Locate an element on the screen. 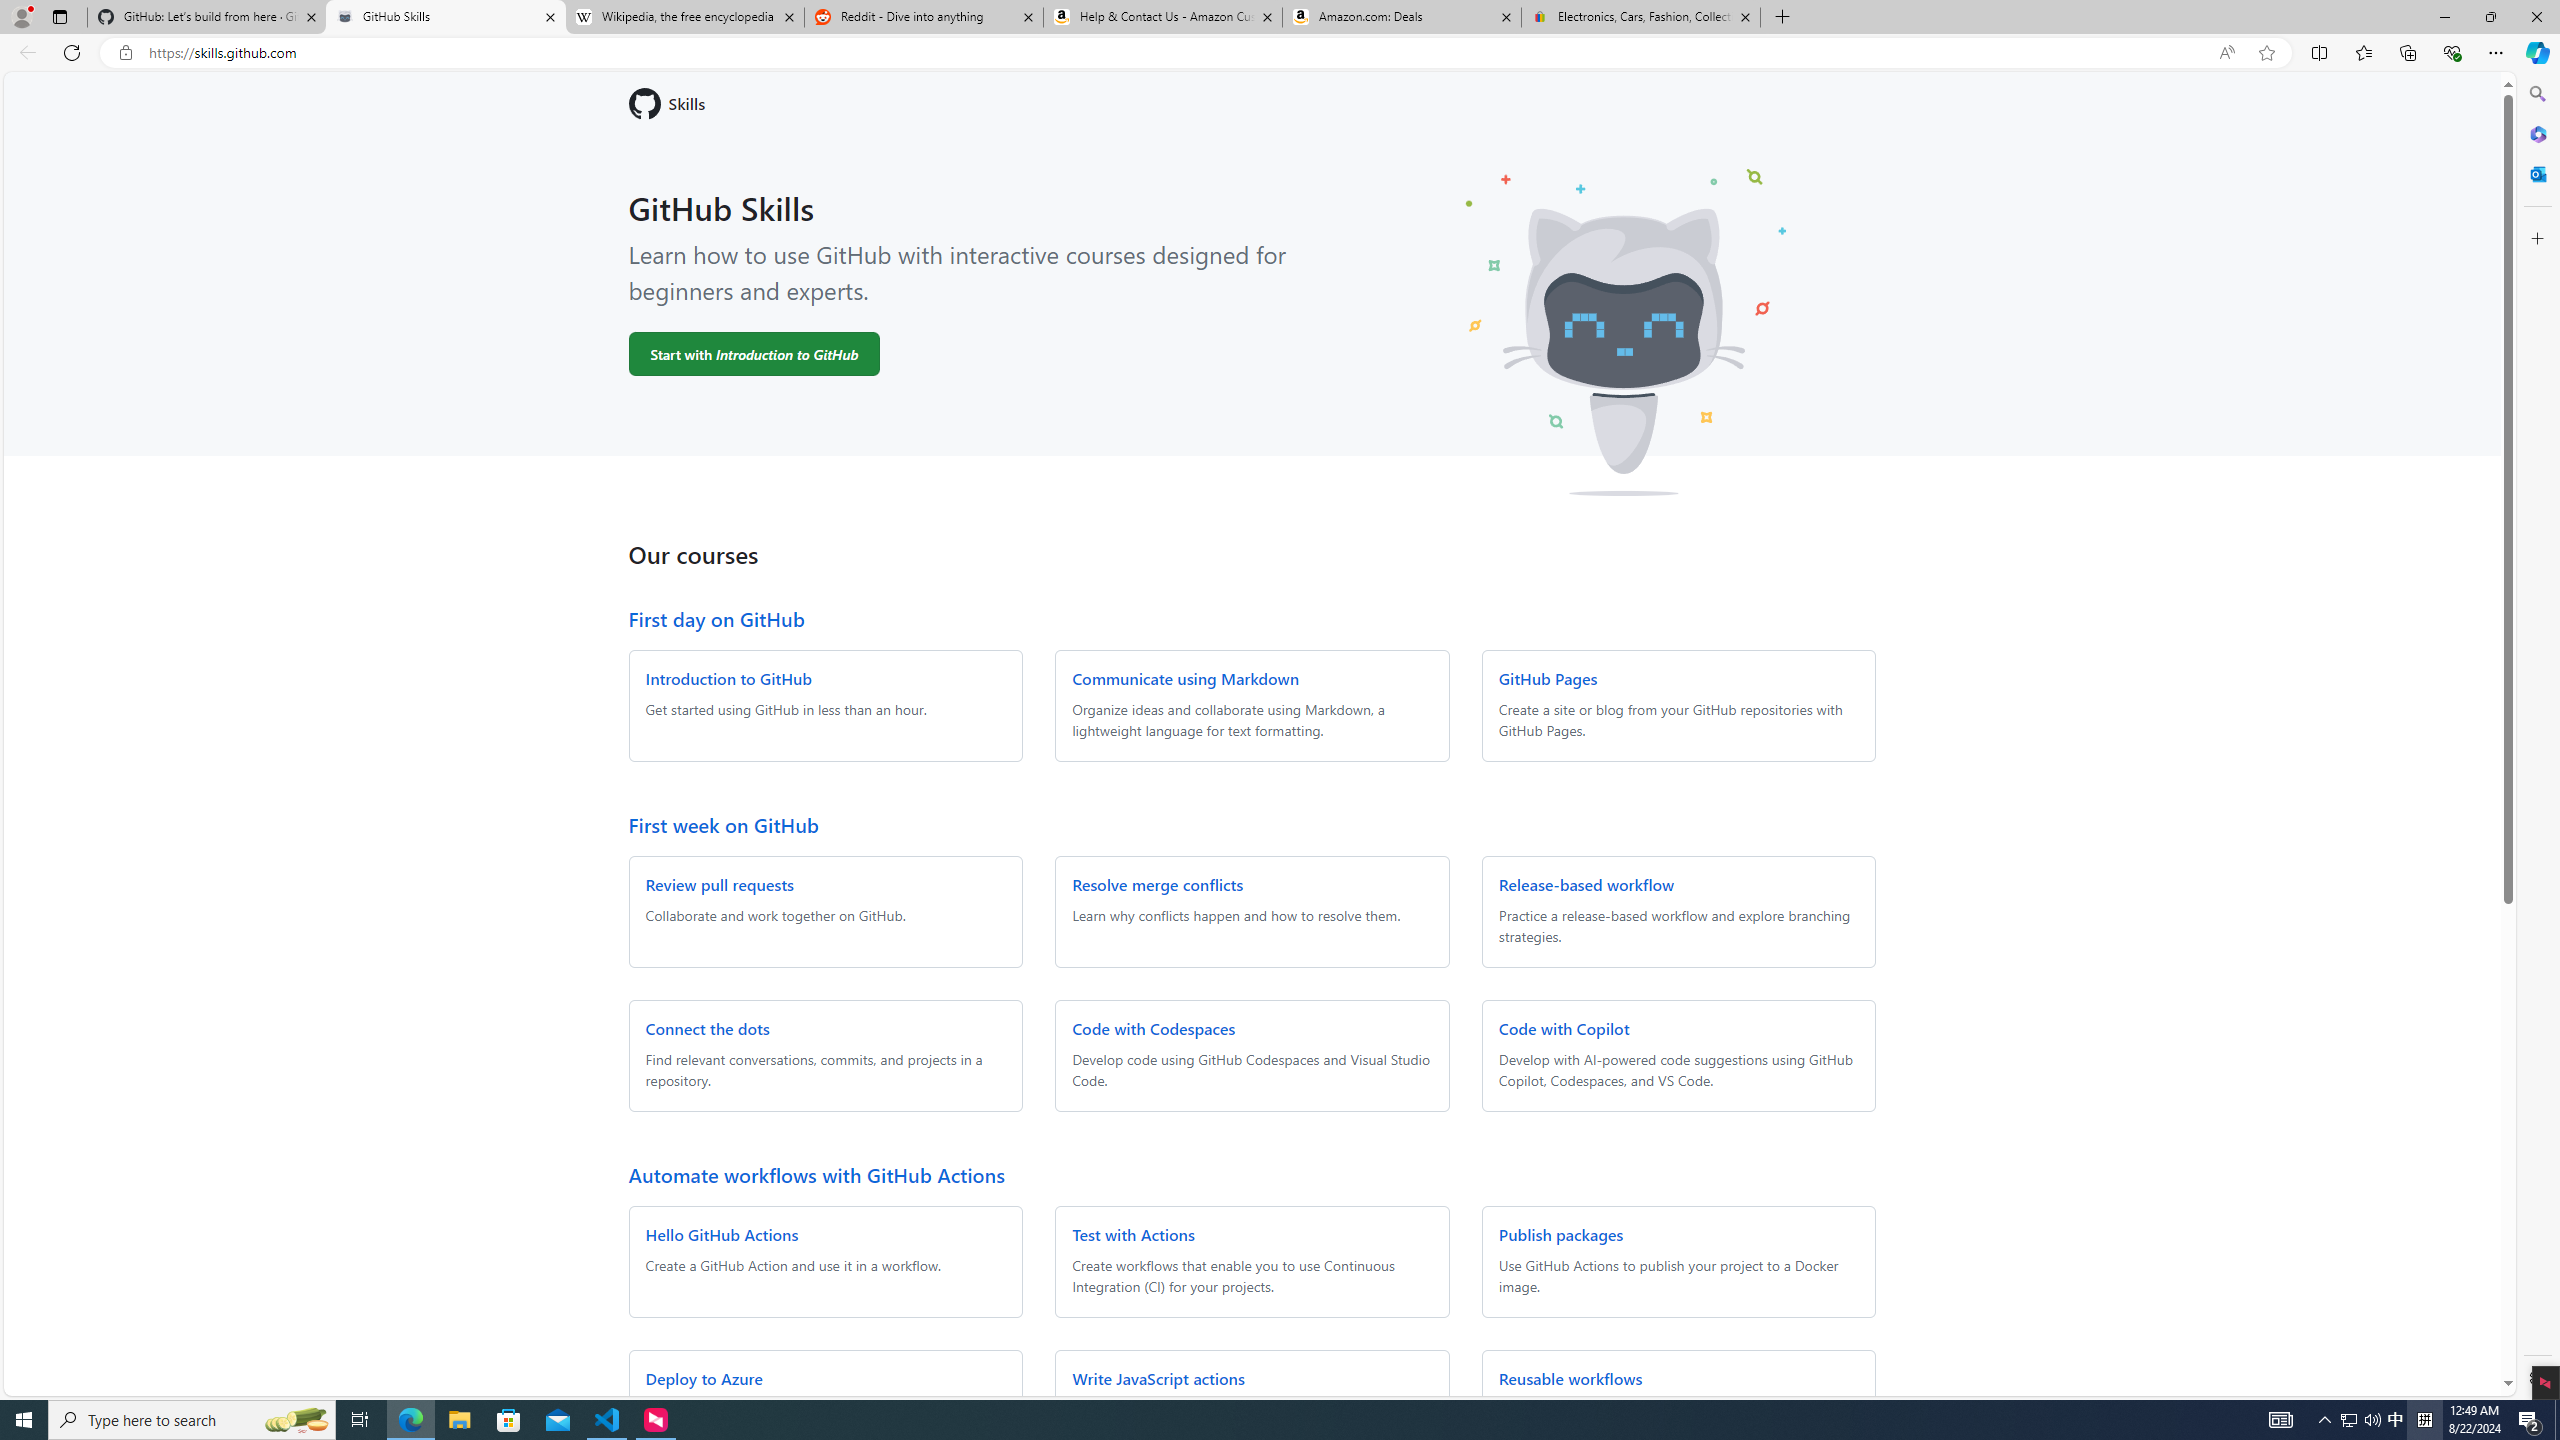  'Write JavaScript actions' is located at coordinates (1157, 1378).